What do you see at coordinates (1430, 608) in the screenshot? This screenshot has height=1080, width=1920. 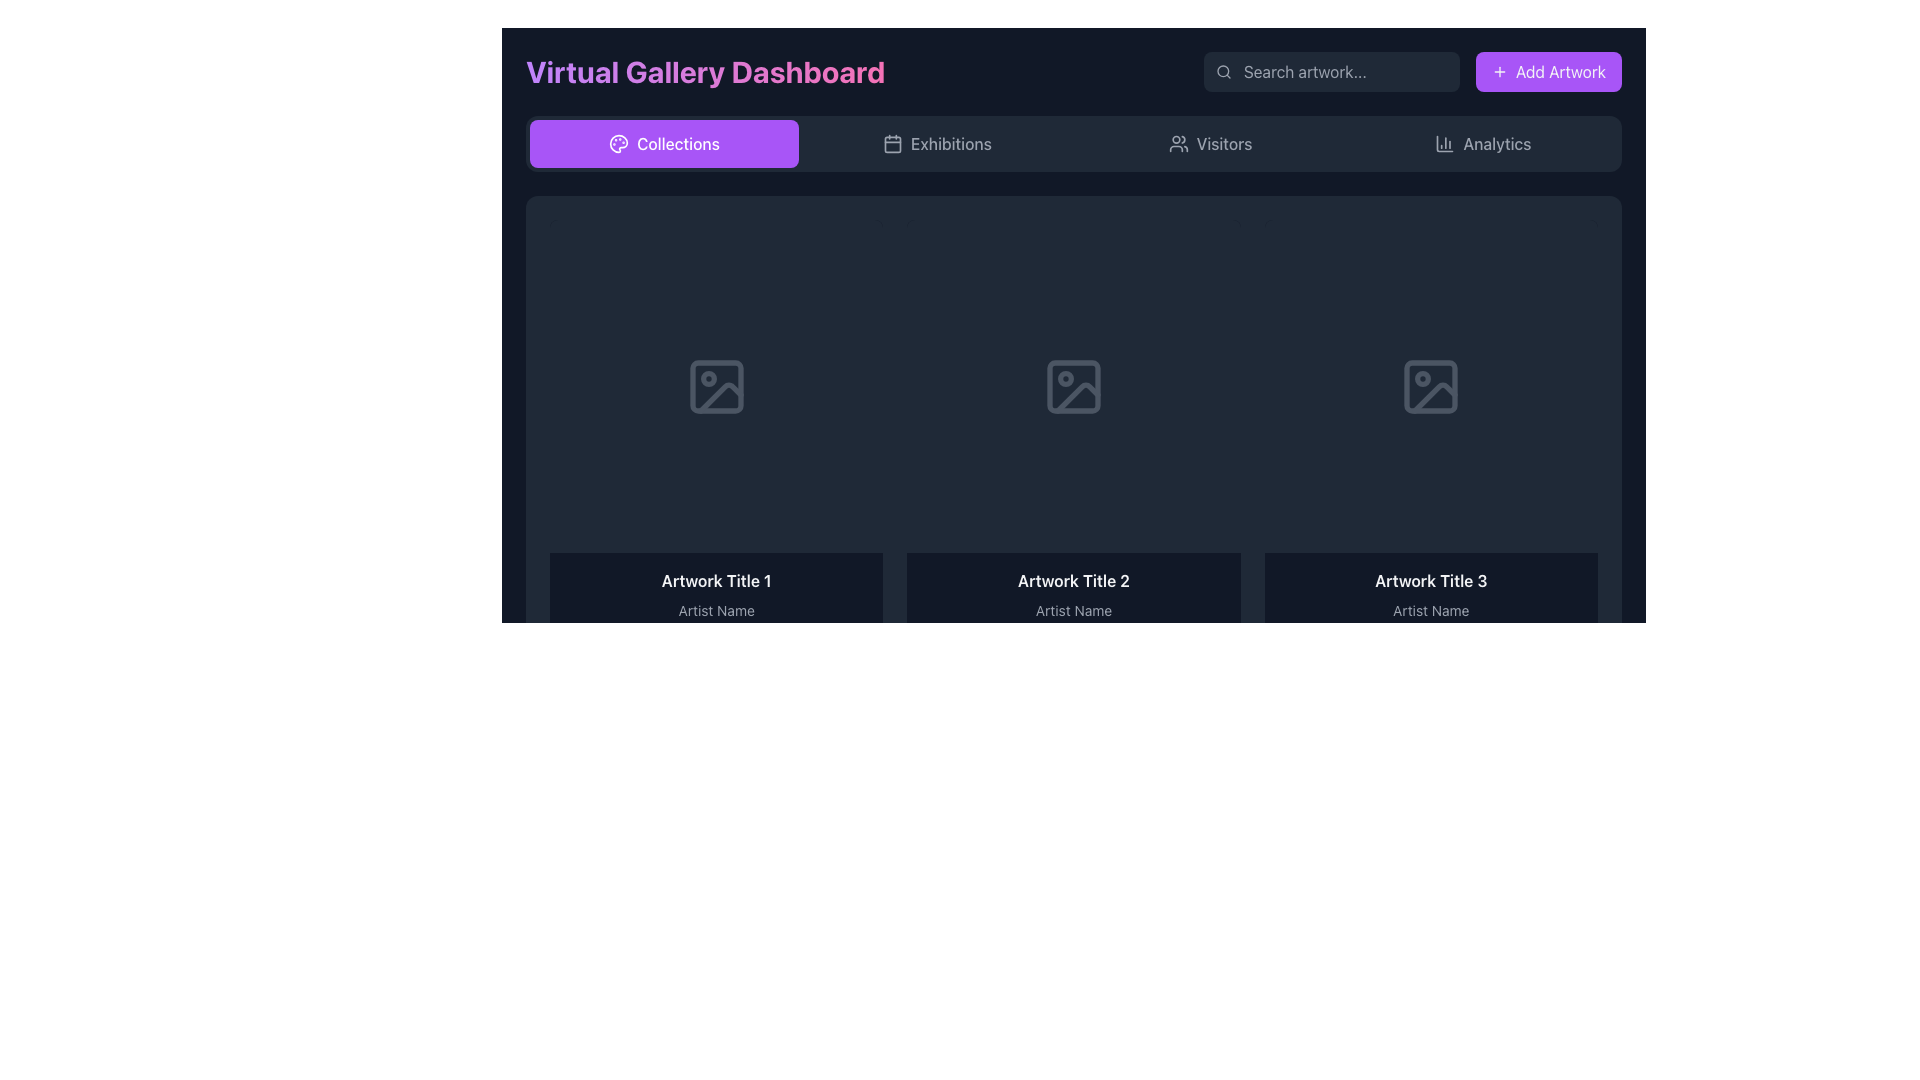 I see `the Label Group displaying 'Artwork Title 3' and 'Artist Name' at the bottom of the third artwork card` at bounding box center [1430, 608].